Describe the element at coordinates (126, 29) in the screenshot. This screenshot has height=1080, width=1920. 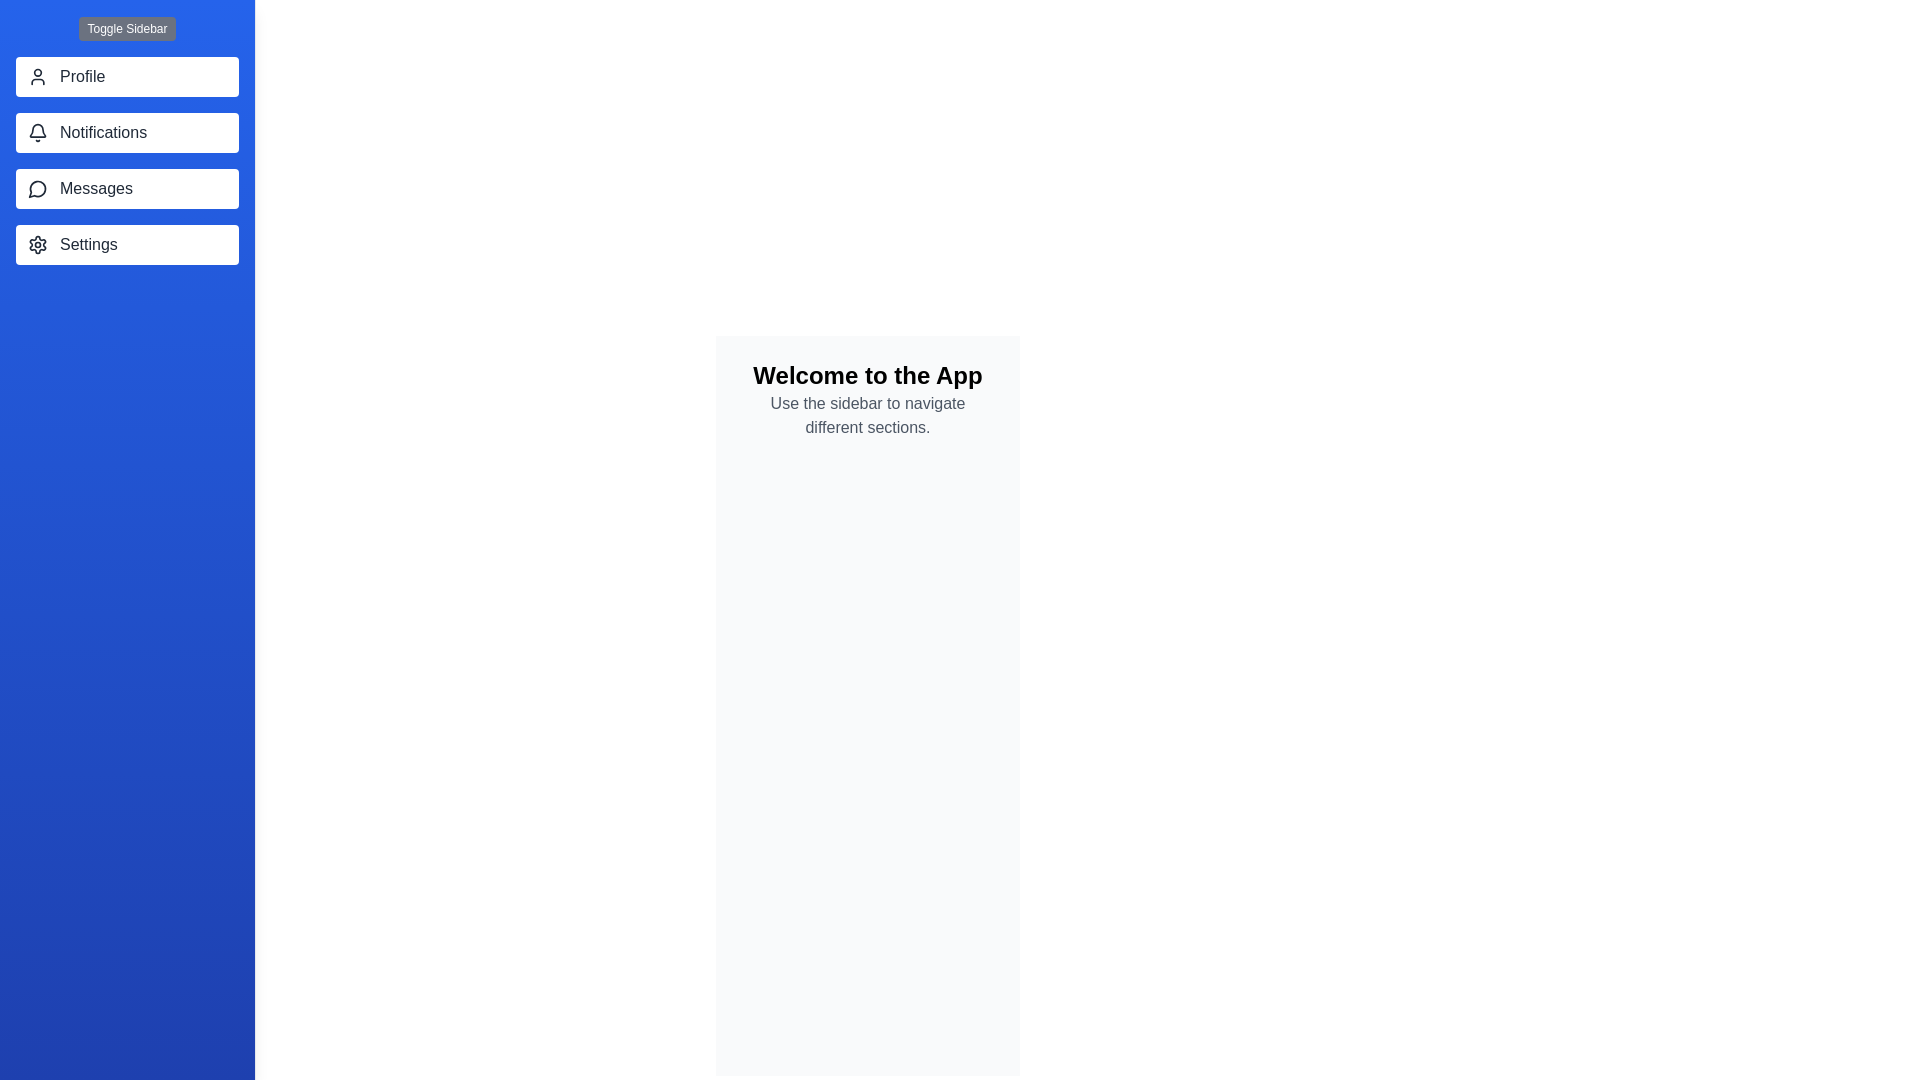
I see `the 'Toggle Sidebar' button to toggle the sidebar visibility` at that location.